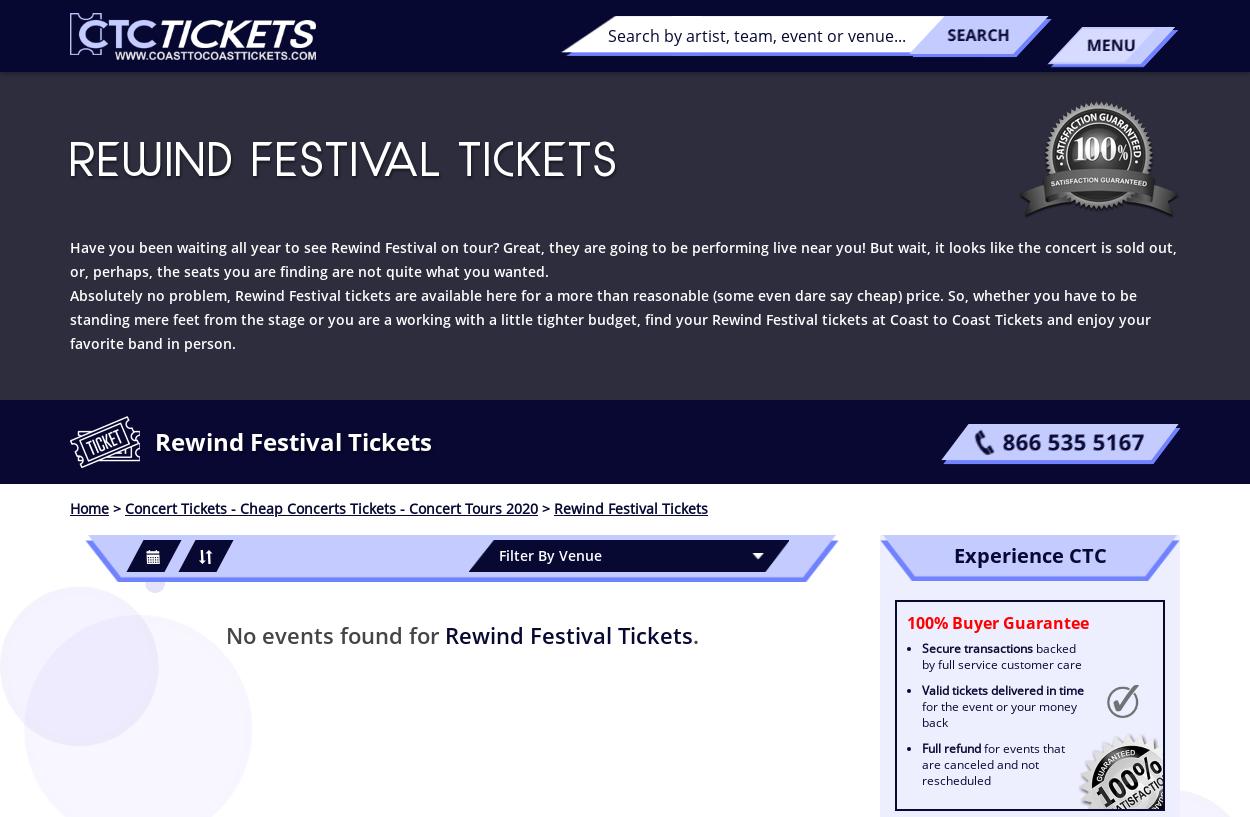 This screenshot has width=1250, height=817. What do you see at coordinates (694, 634) in the screenshot?
I see `'.'` at bounding box center [694, 634].